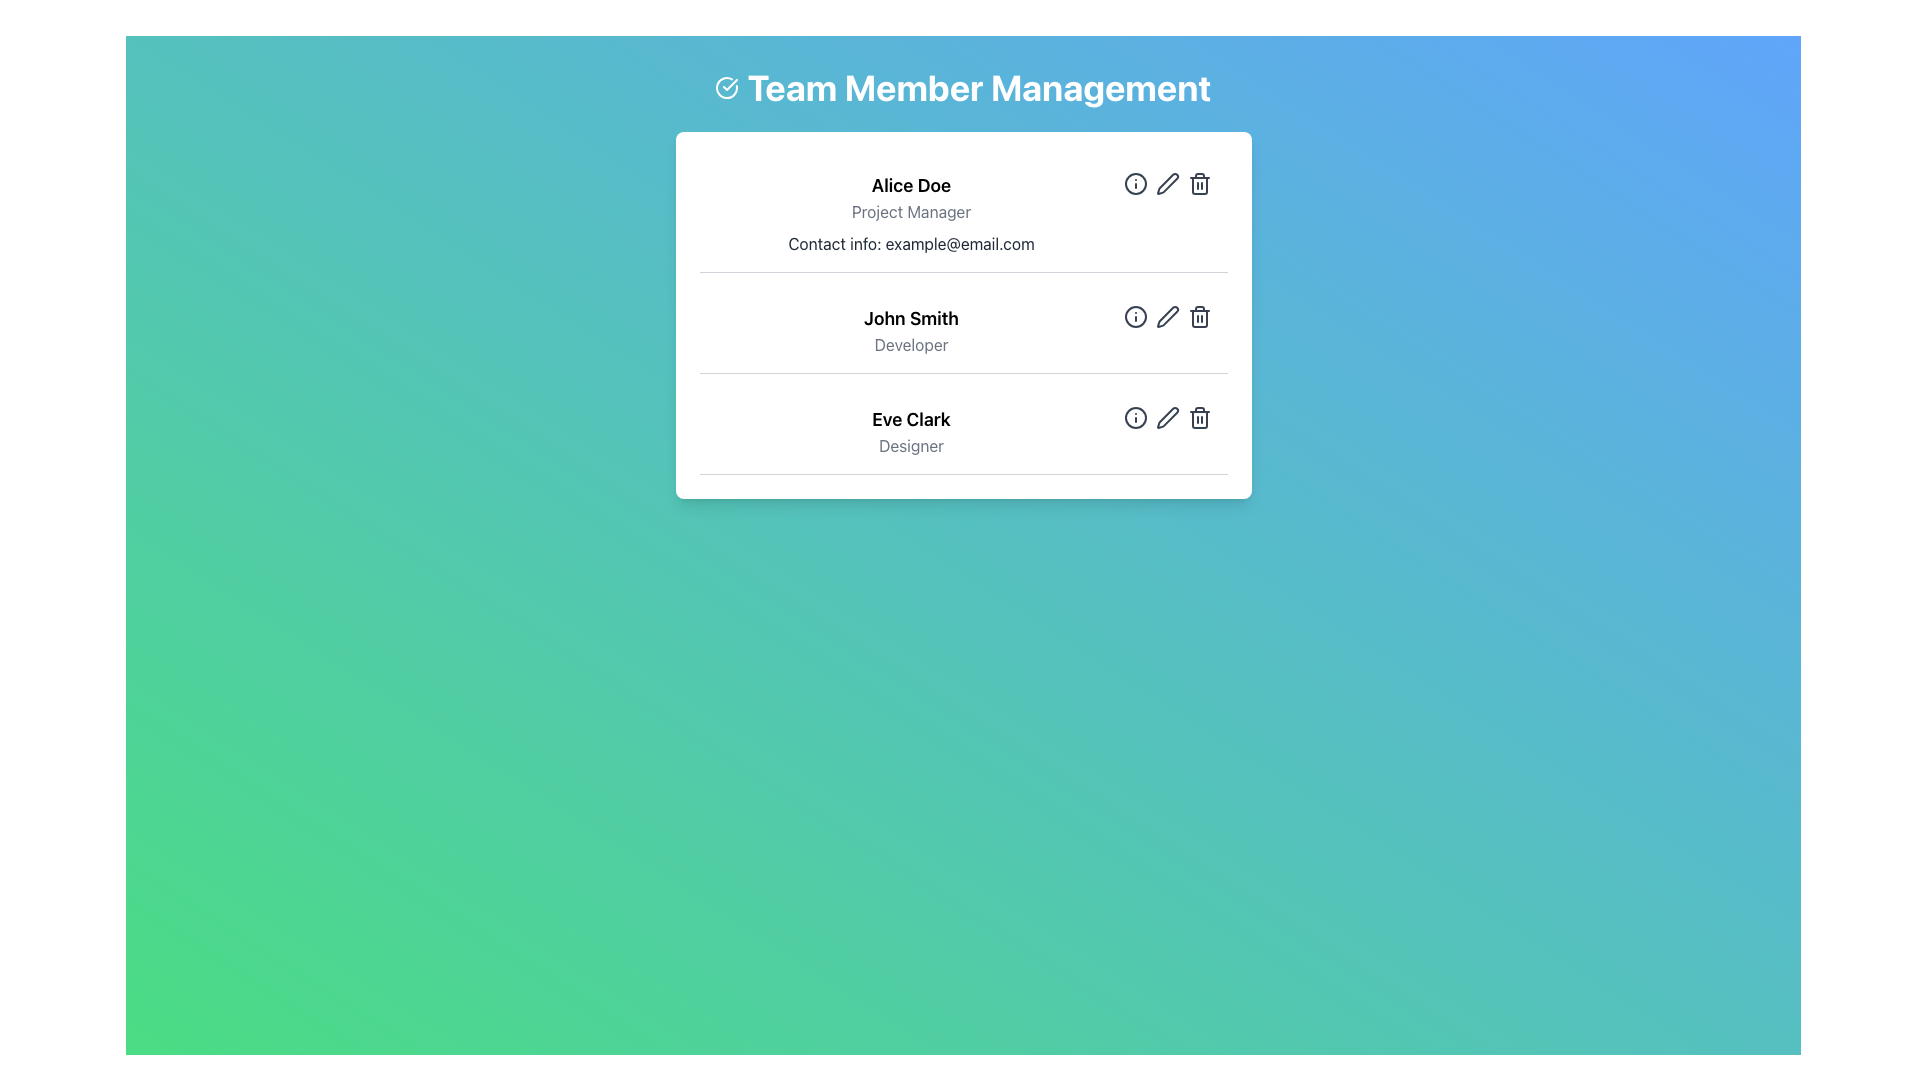 The width and height of the screenshot is (1920, 1080). Describe the element at coordinates (910, 343) in the screenshot. I see `static text label that displays the role or position of the team member named 'John Smith', located directly beneath their name in the team member list` at that location.